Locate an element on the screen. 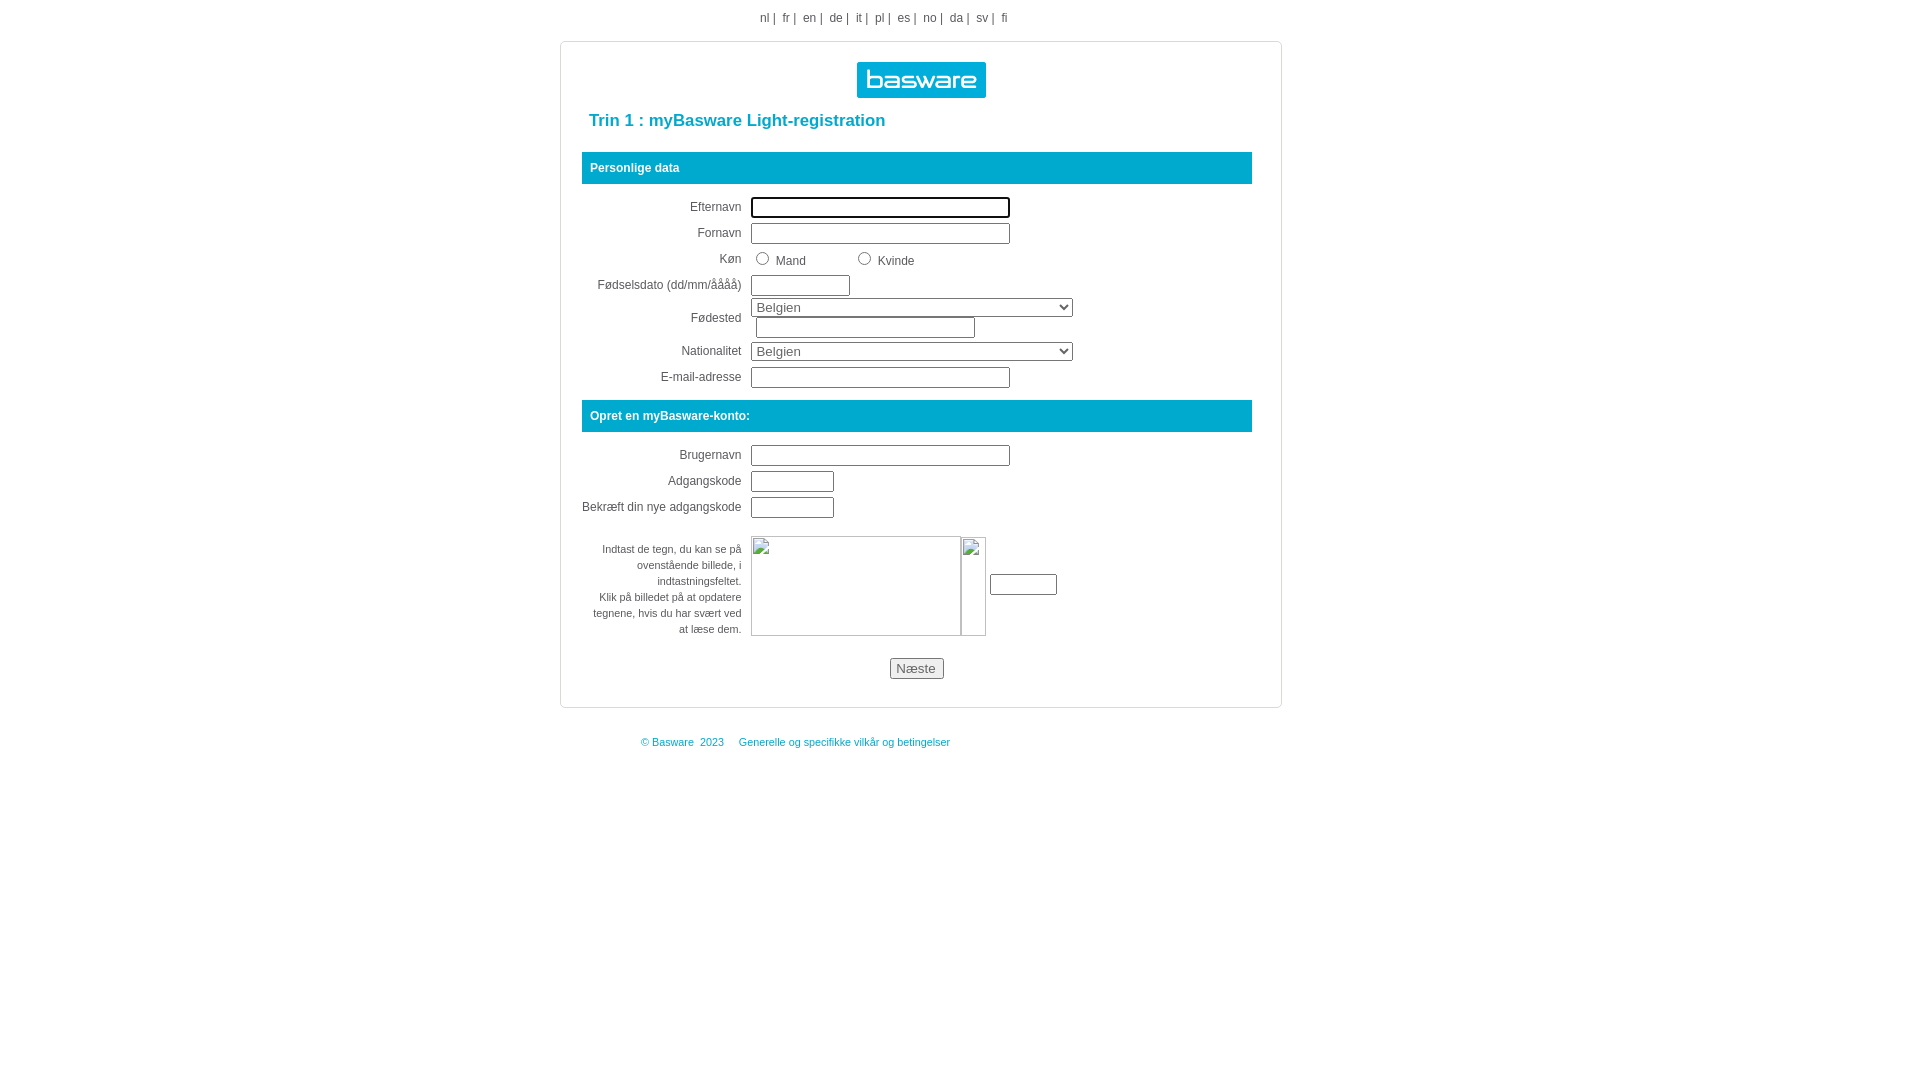 This screenshot has width=1920, height=1080. 'no' is located at coordinates (928, 18).